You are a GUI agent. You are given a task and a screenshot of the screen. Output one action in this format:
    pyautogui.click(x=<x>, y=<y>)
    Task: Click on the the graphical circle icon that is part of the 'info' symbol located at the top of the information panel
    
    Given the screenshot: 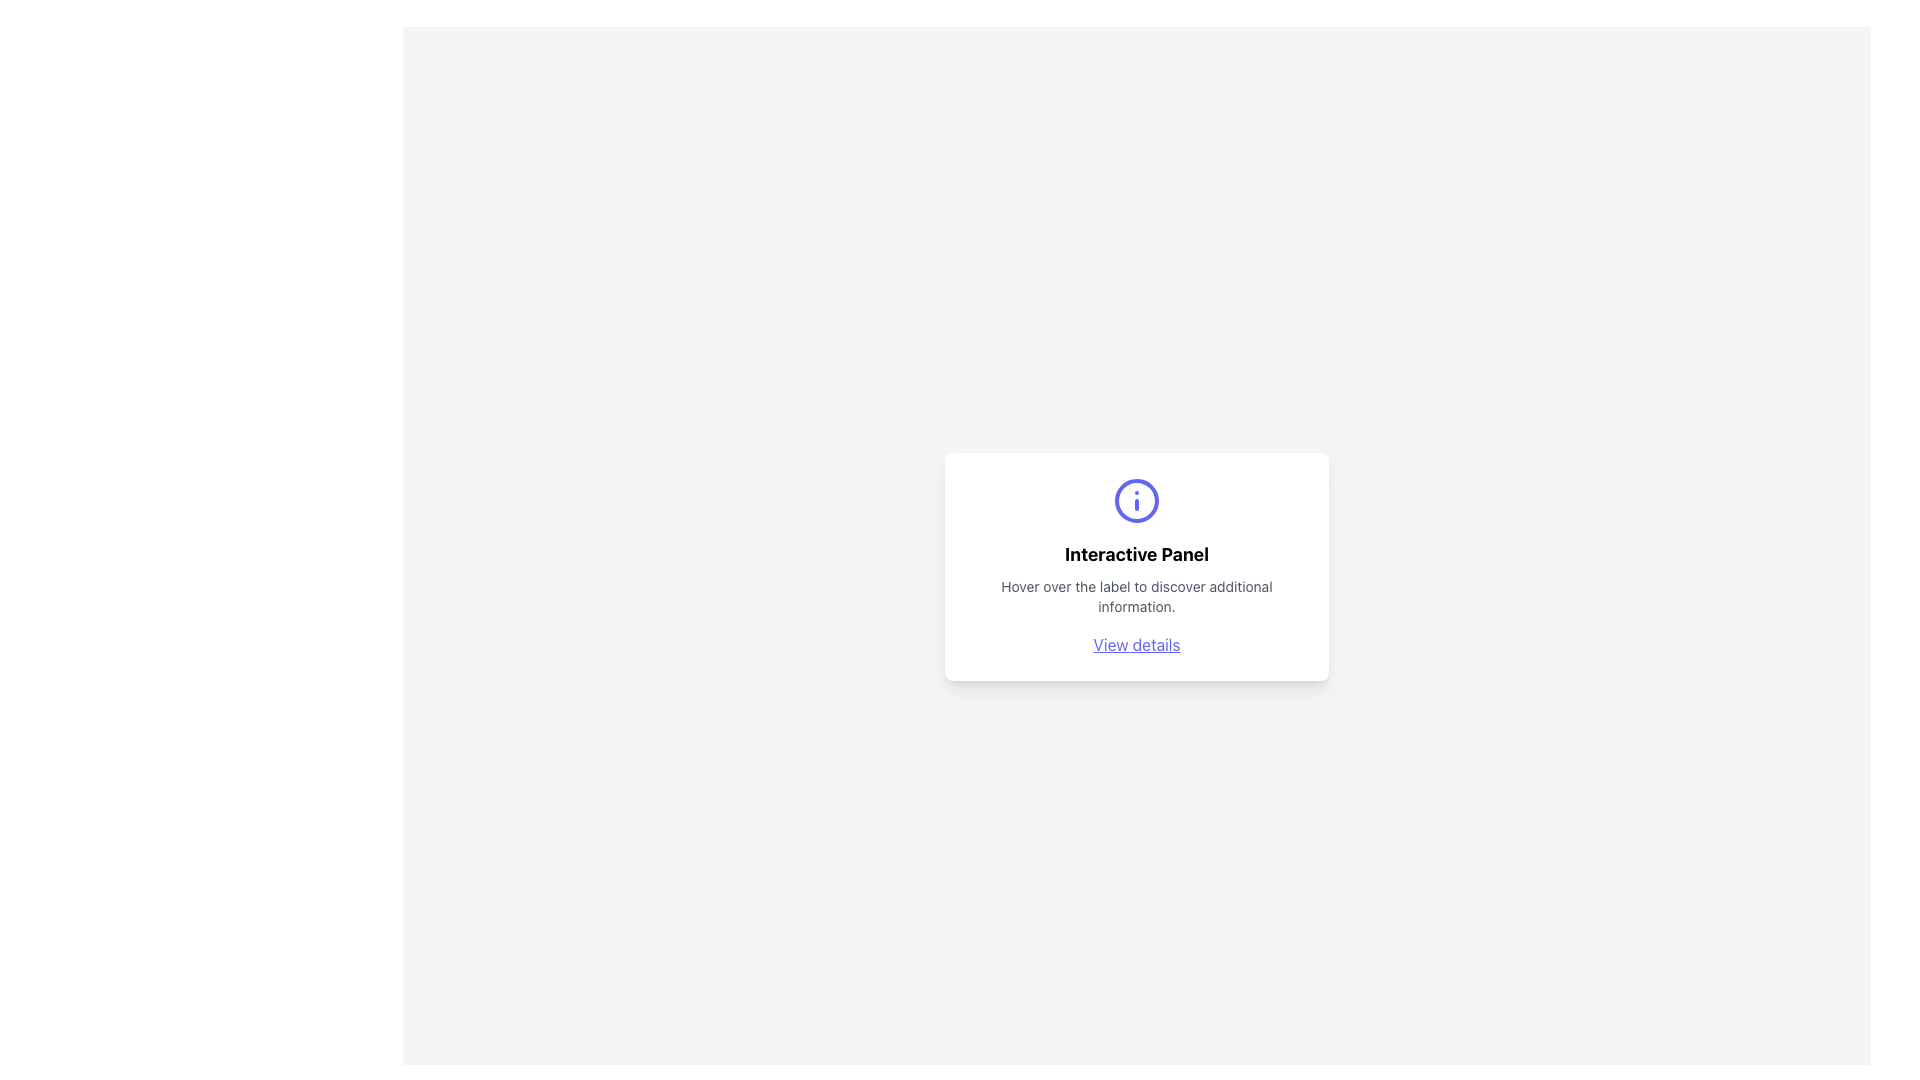 What is the action you would take?
    pyautogui.click(x=1137, y=500)
    